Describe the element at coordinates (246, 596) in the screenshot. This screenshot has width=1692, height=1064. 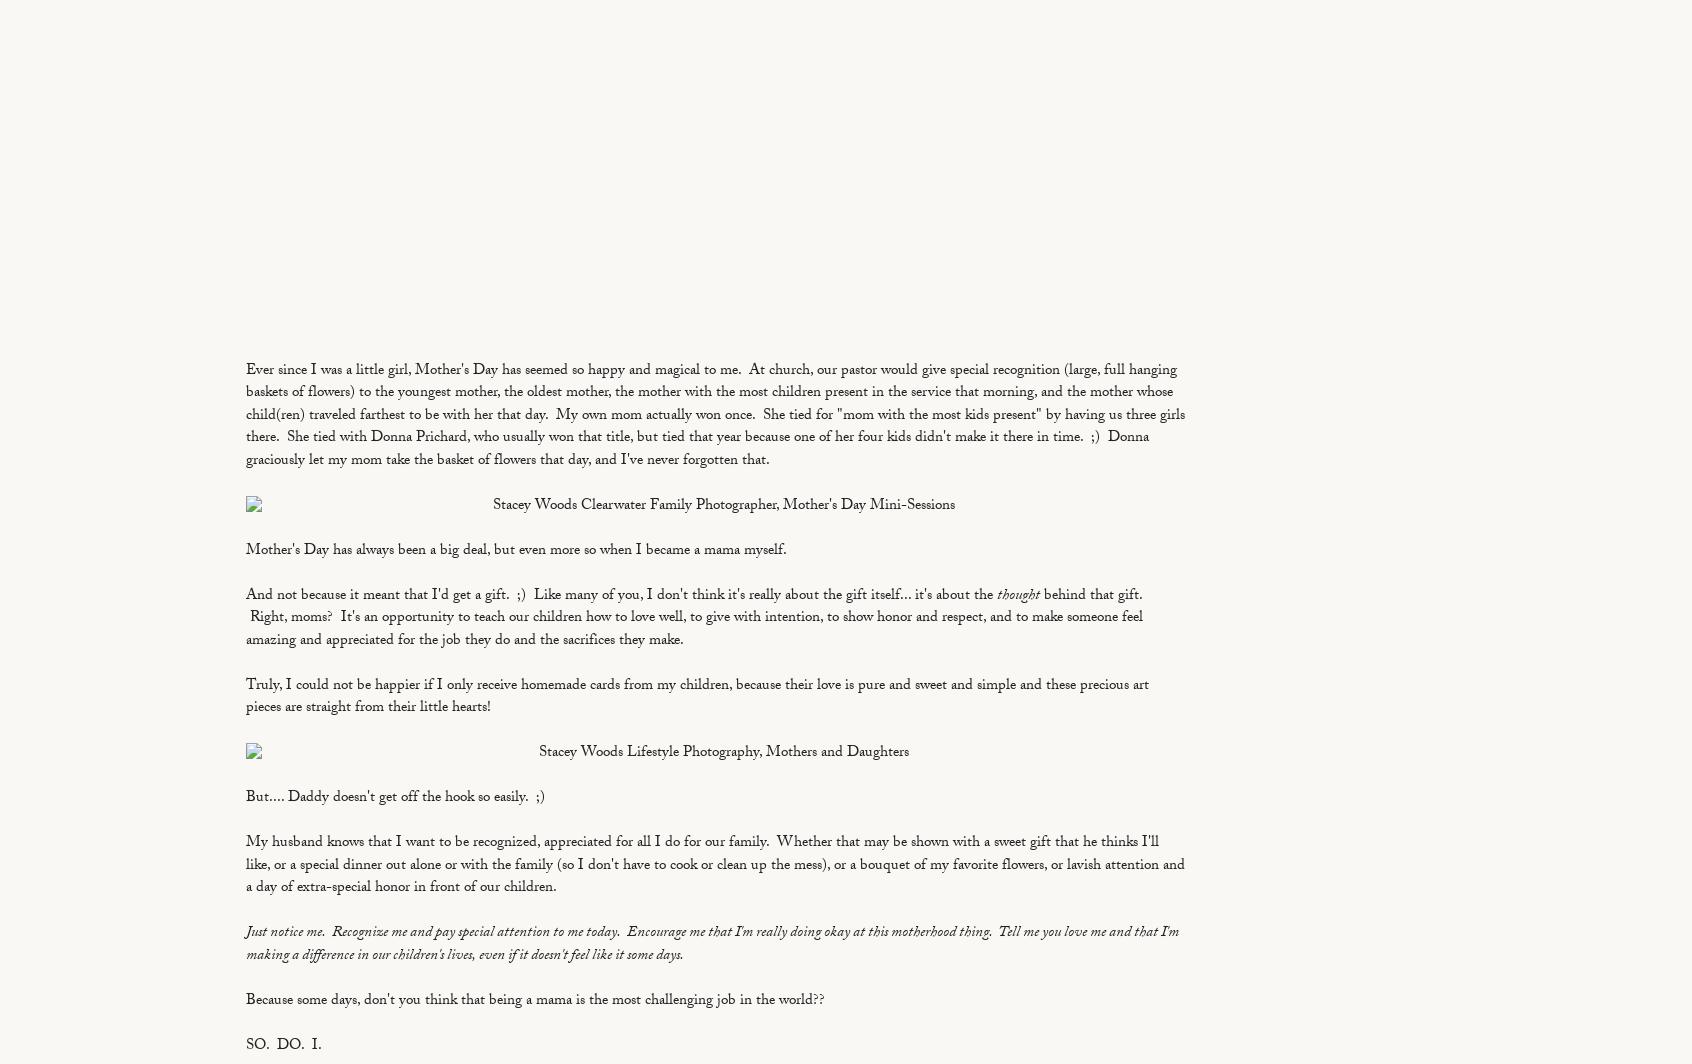
I see `'And not because it meant that I'd get a gift.  ;)  Like many of you, I don't think it's really about the gift itself... it's about the'` at that location.